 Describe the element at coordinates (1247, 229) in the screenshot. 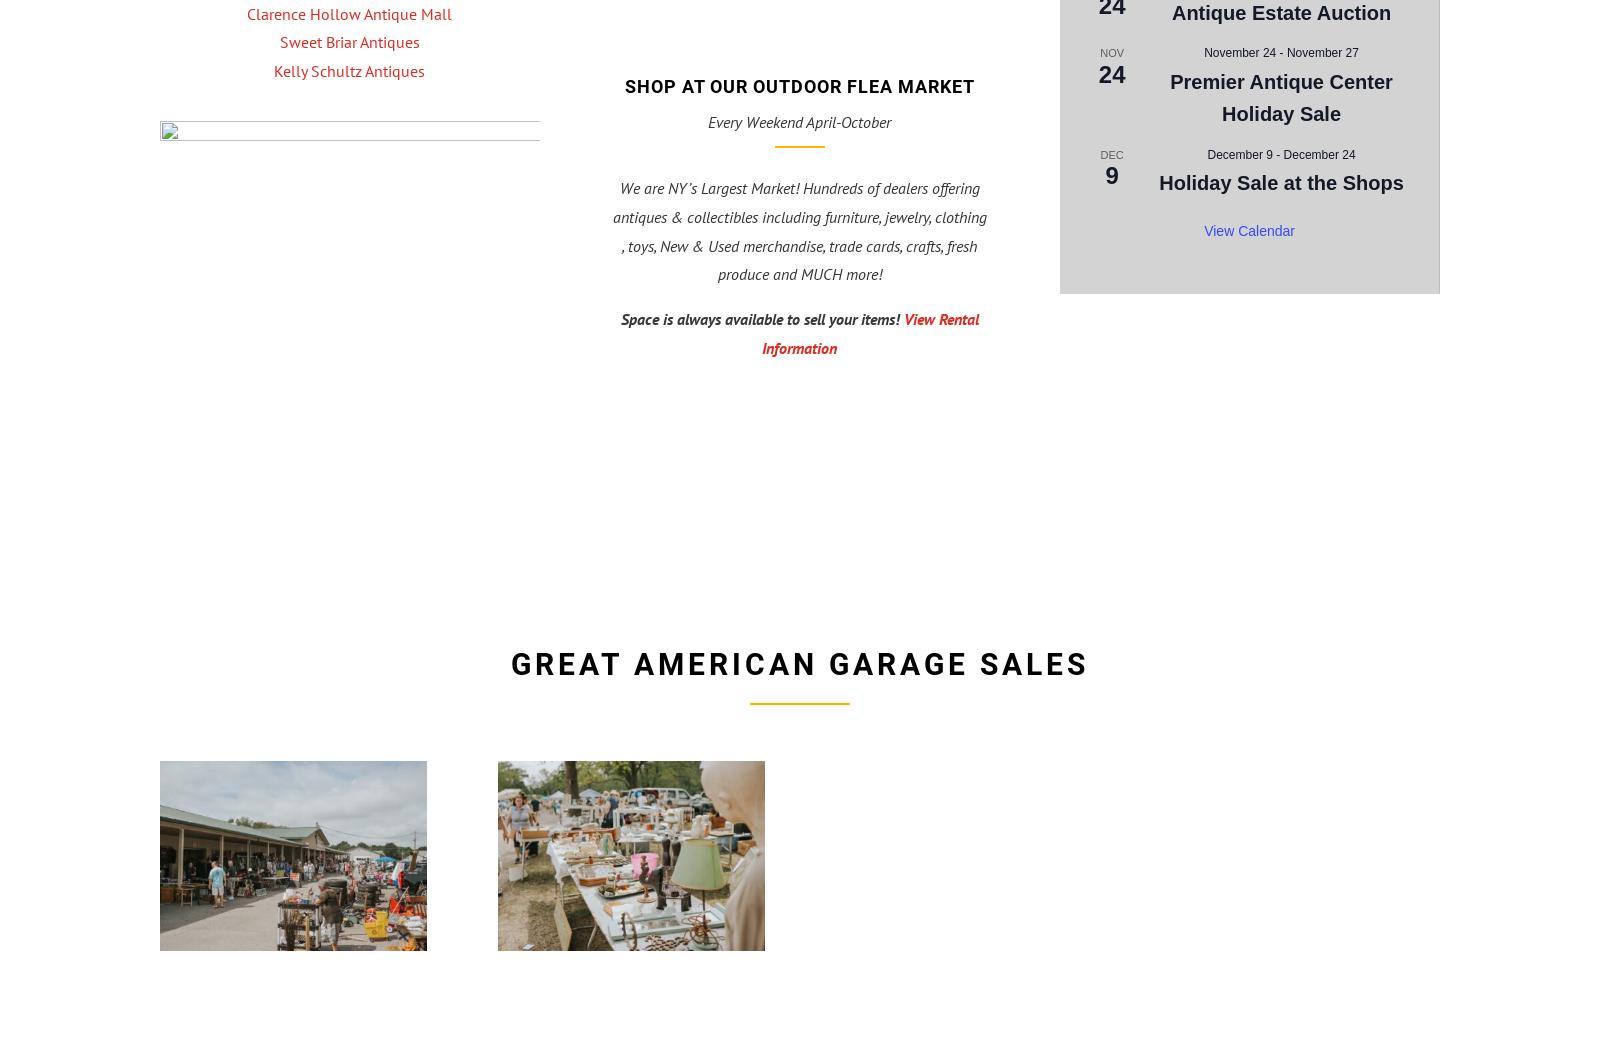

I see `'View Calendar'` at that location.